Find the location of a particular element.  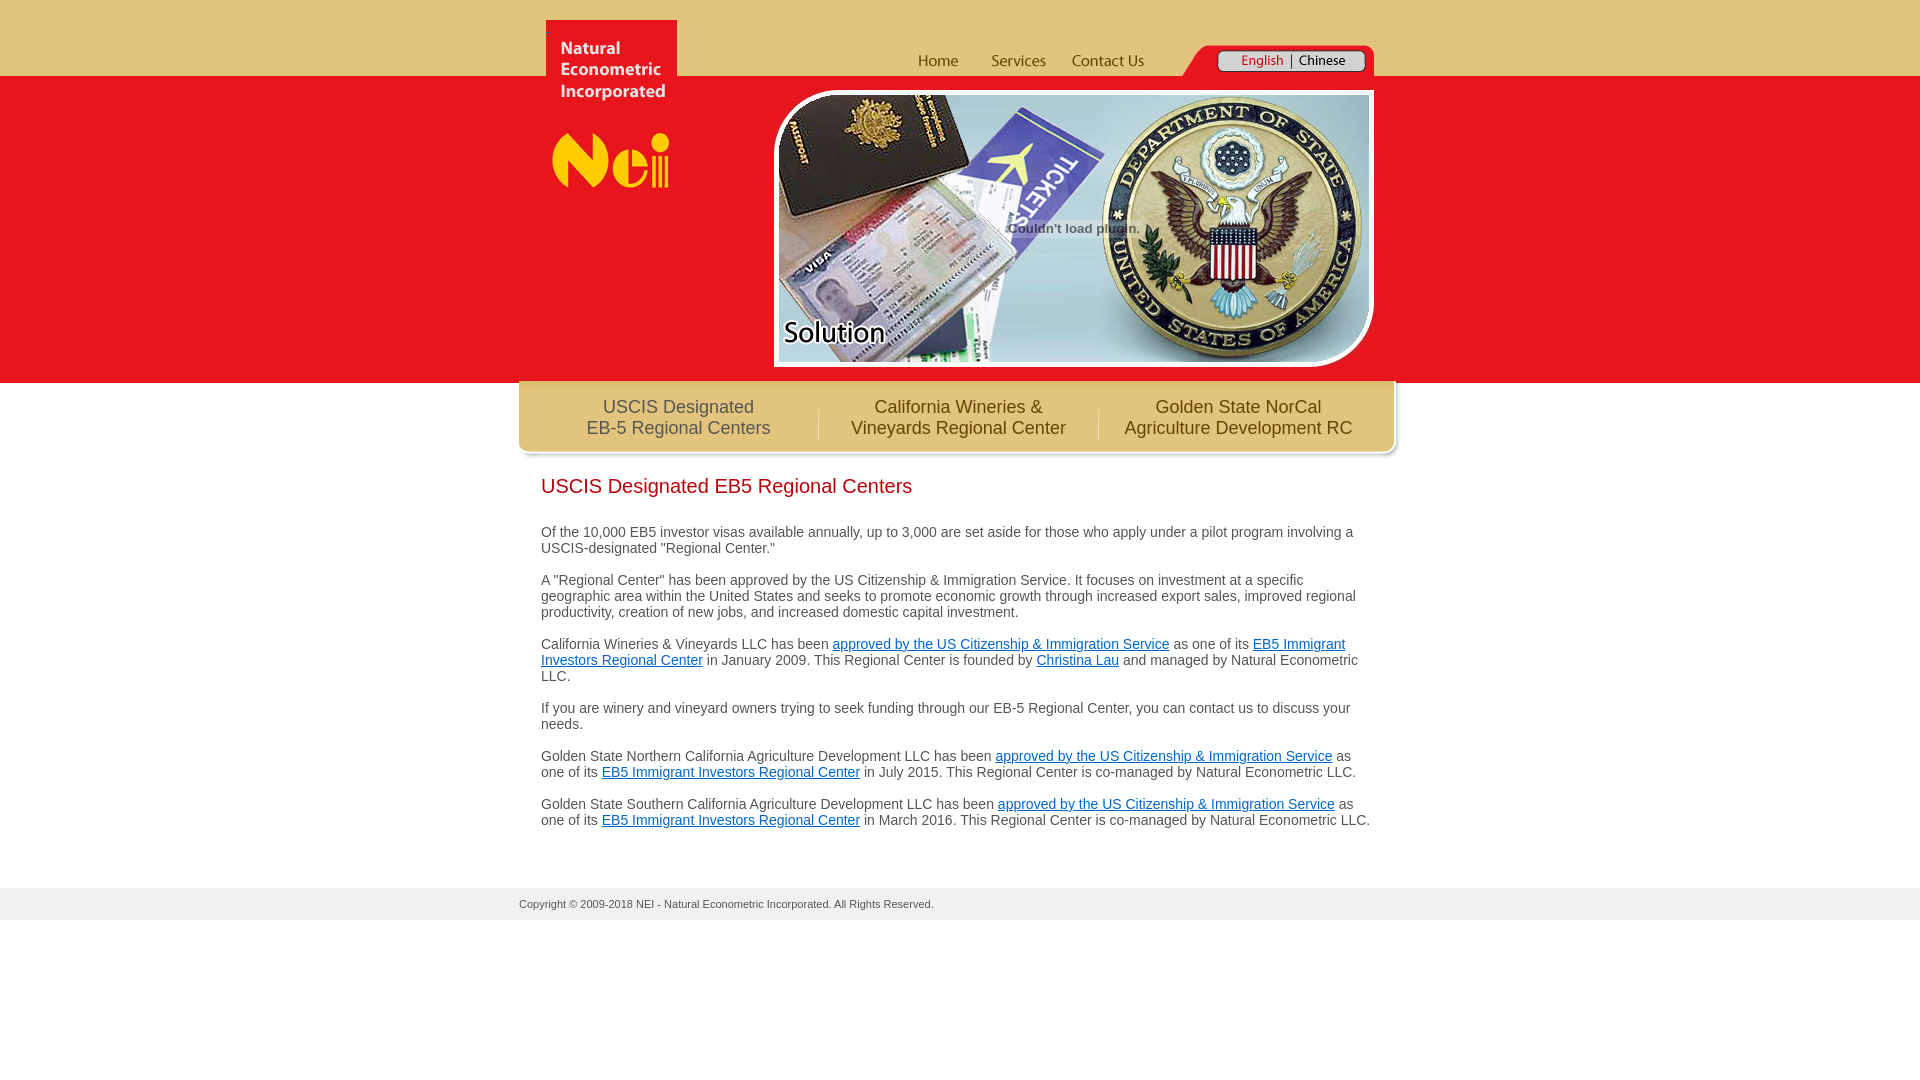

'Home' is located at coordinates (936, 59).